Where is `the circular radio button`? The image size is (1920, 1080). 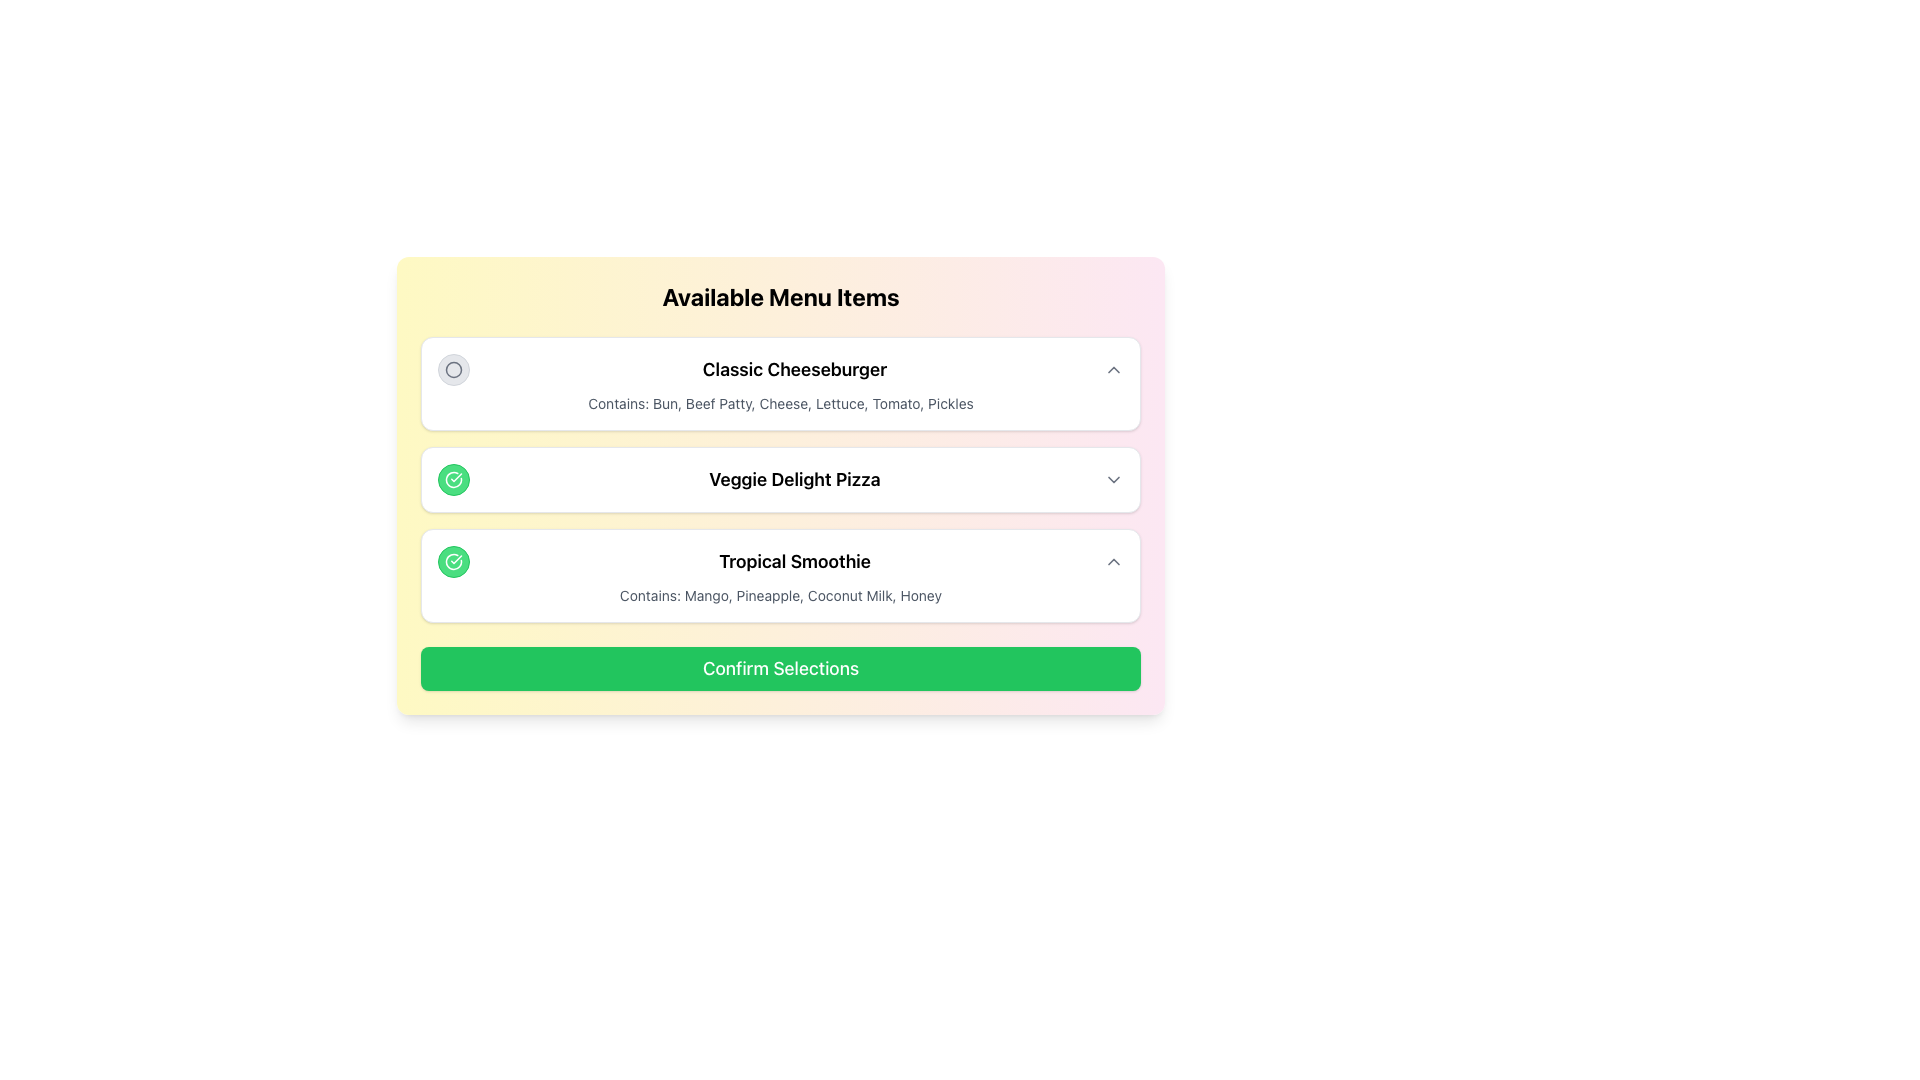
the circular radio button is located at coordinates (453, 370).